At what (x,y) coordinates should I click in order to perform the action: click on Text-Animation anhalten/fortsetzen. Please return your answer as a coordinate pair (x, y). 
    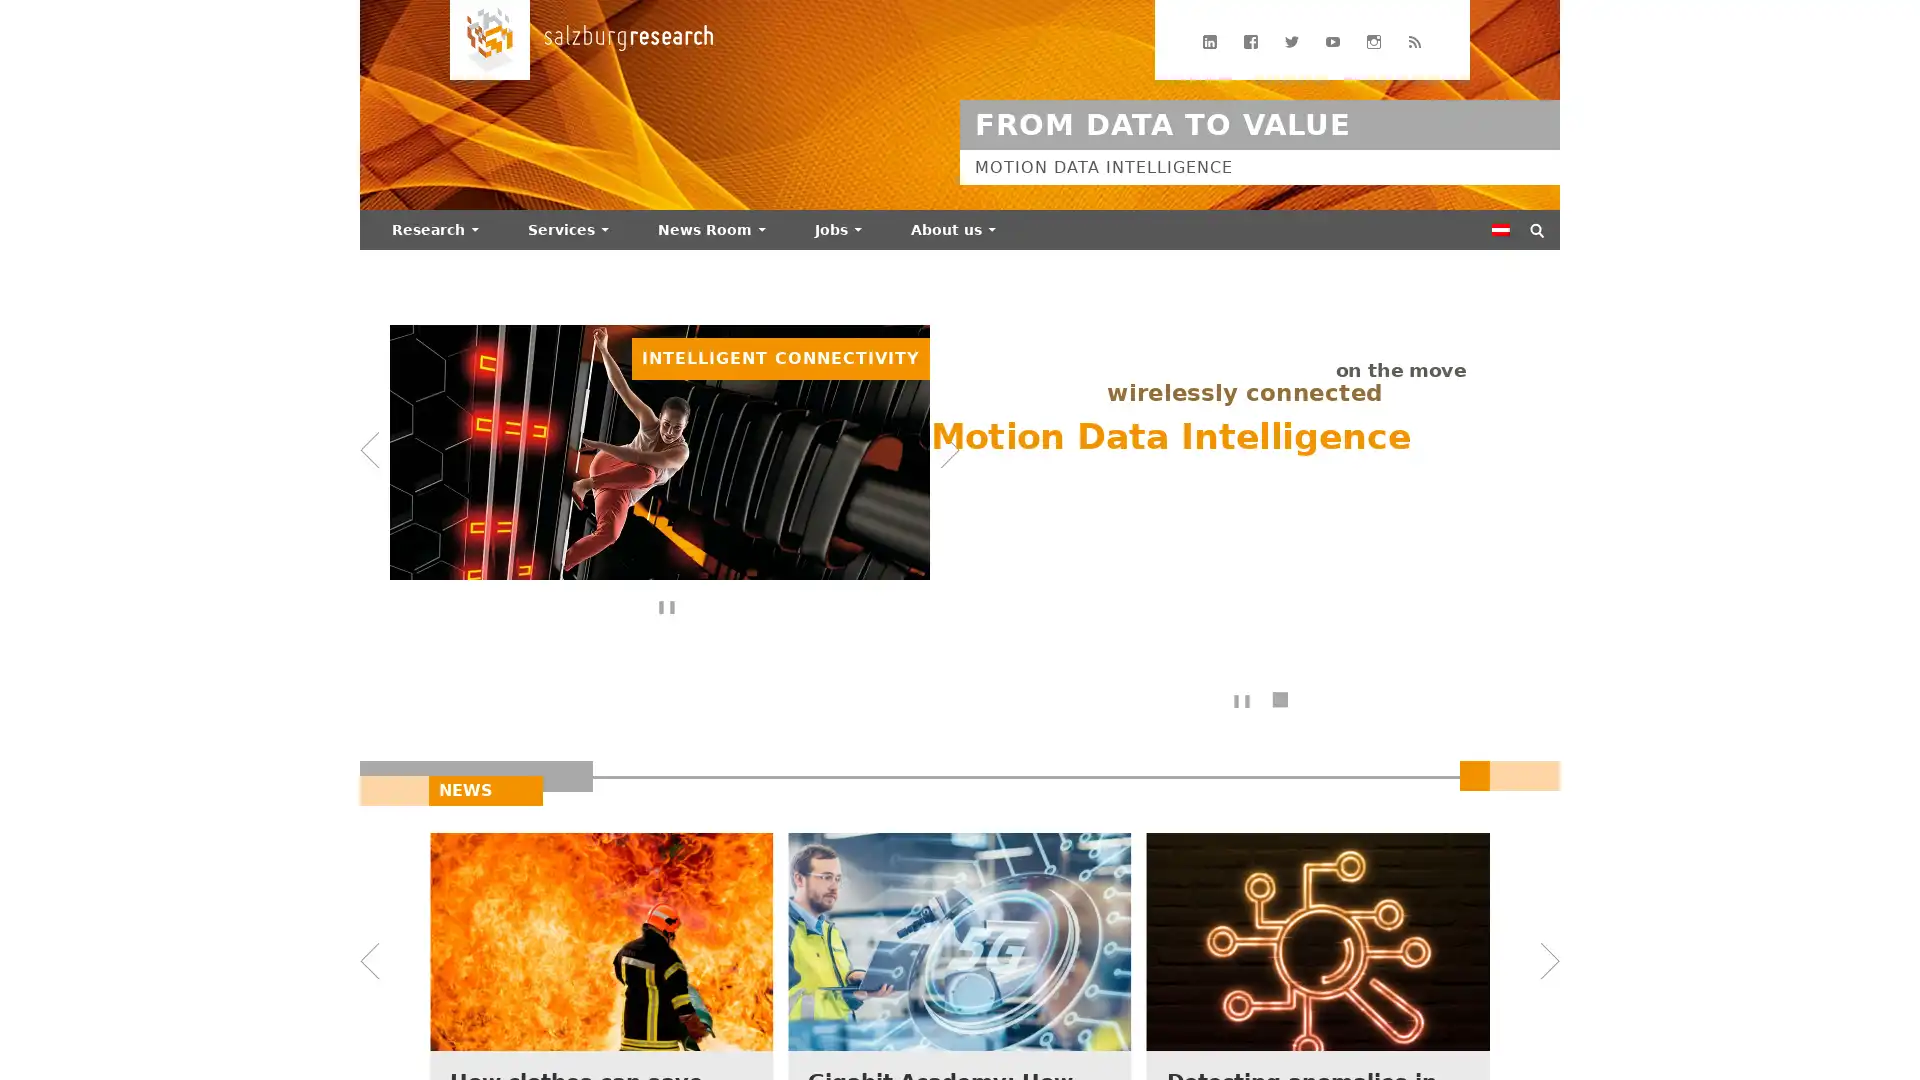
    Looking at the image, I should click on (1240, 698).